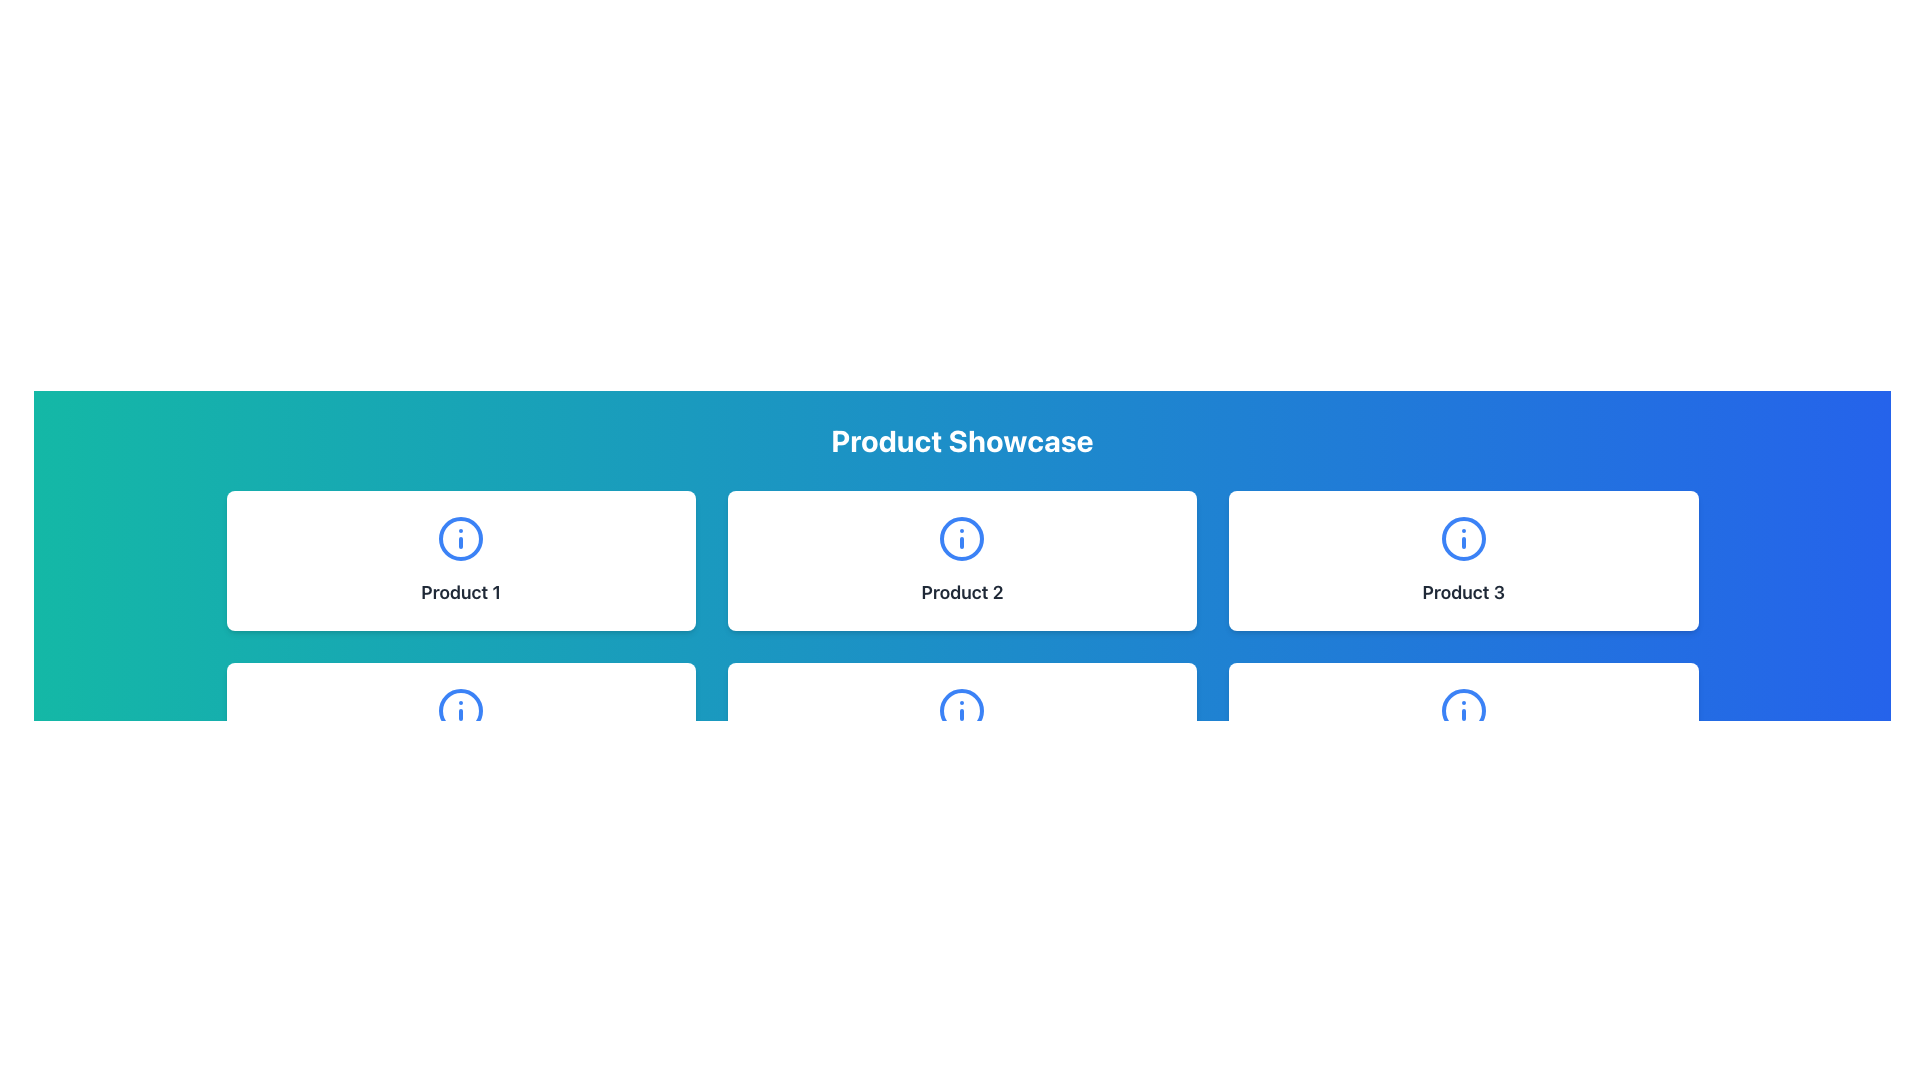  Describe the element at coordinates (460, 538) in the screenshot. I see `the SVG circle representing the information icon in the top-left card labeled 'Product 1'` at that location.